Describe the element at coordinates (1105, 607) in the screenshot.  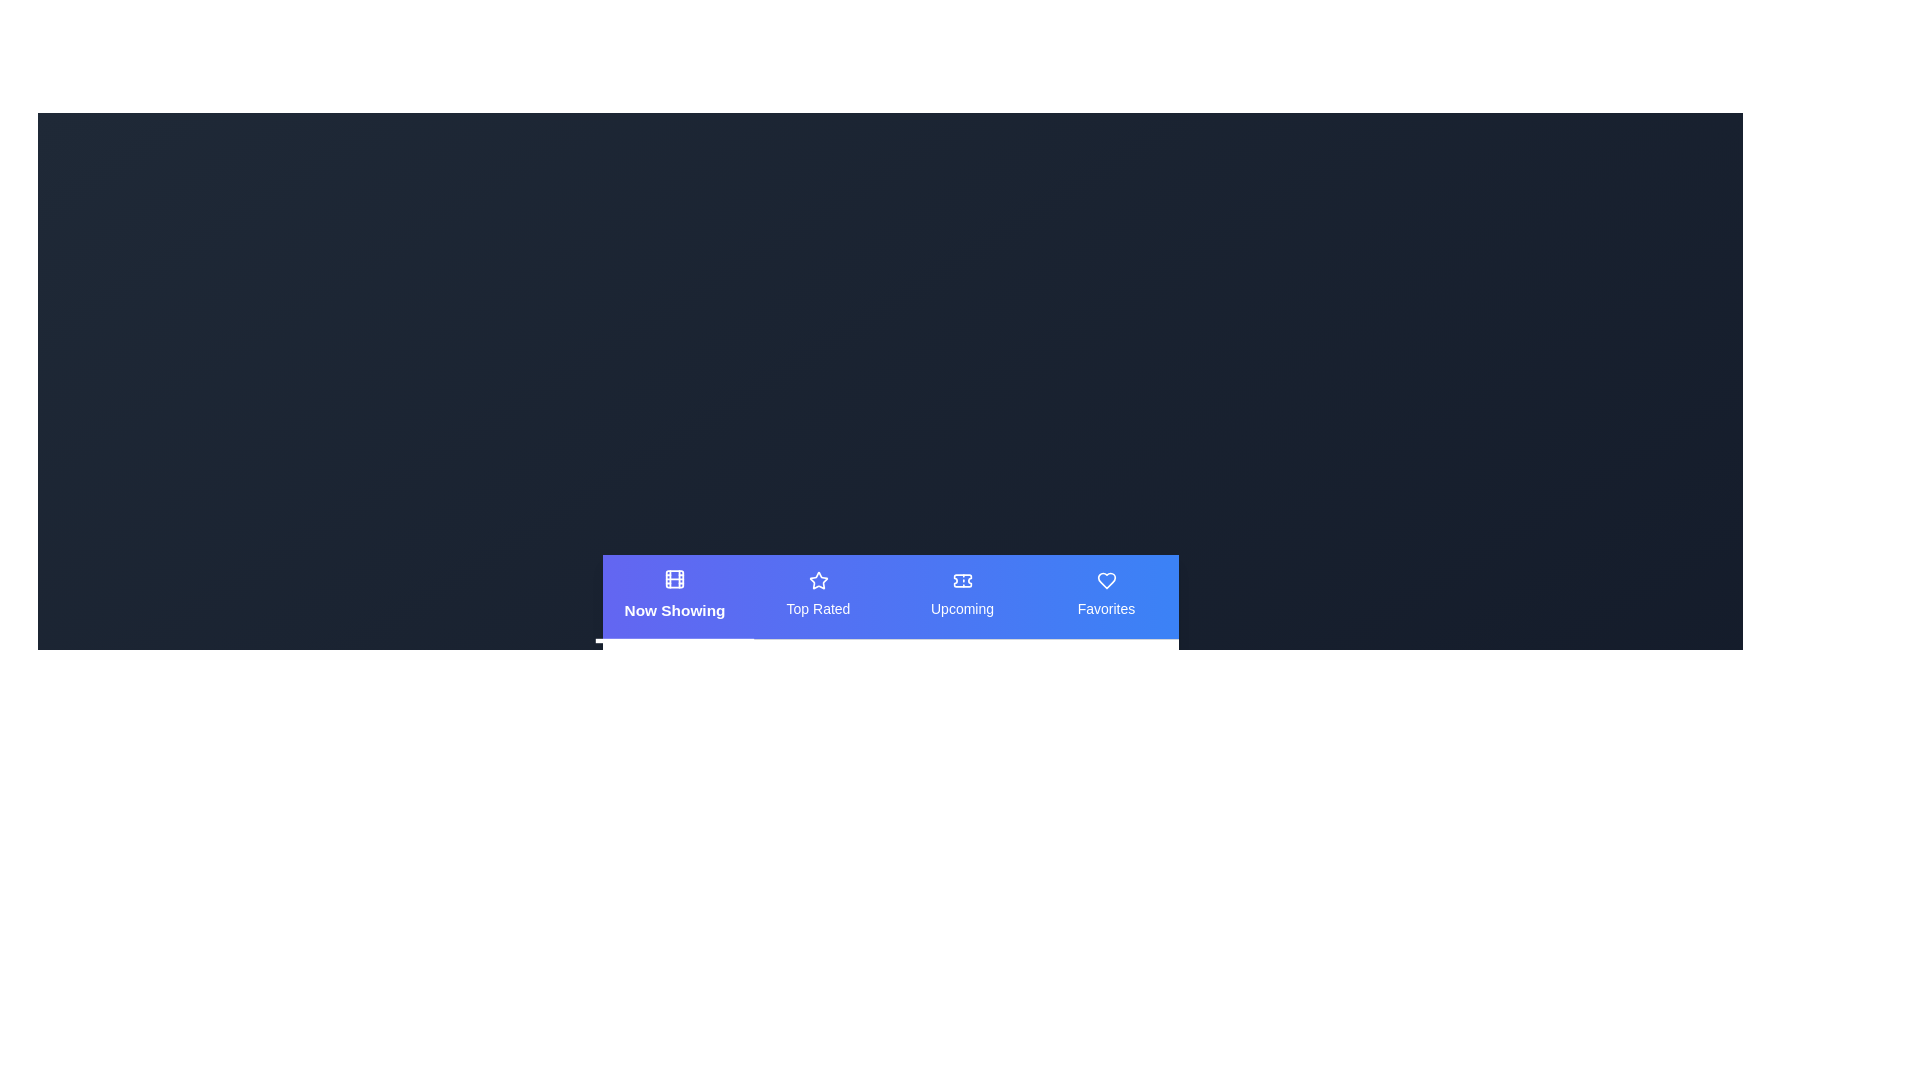
I see `the text label that indicates the favorites section in the bottom navigation bar, located beneath the heart icon` at that location.